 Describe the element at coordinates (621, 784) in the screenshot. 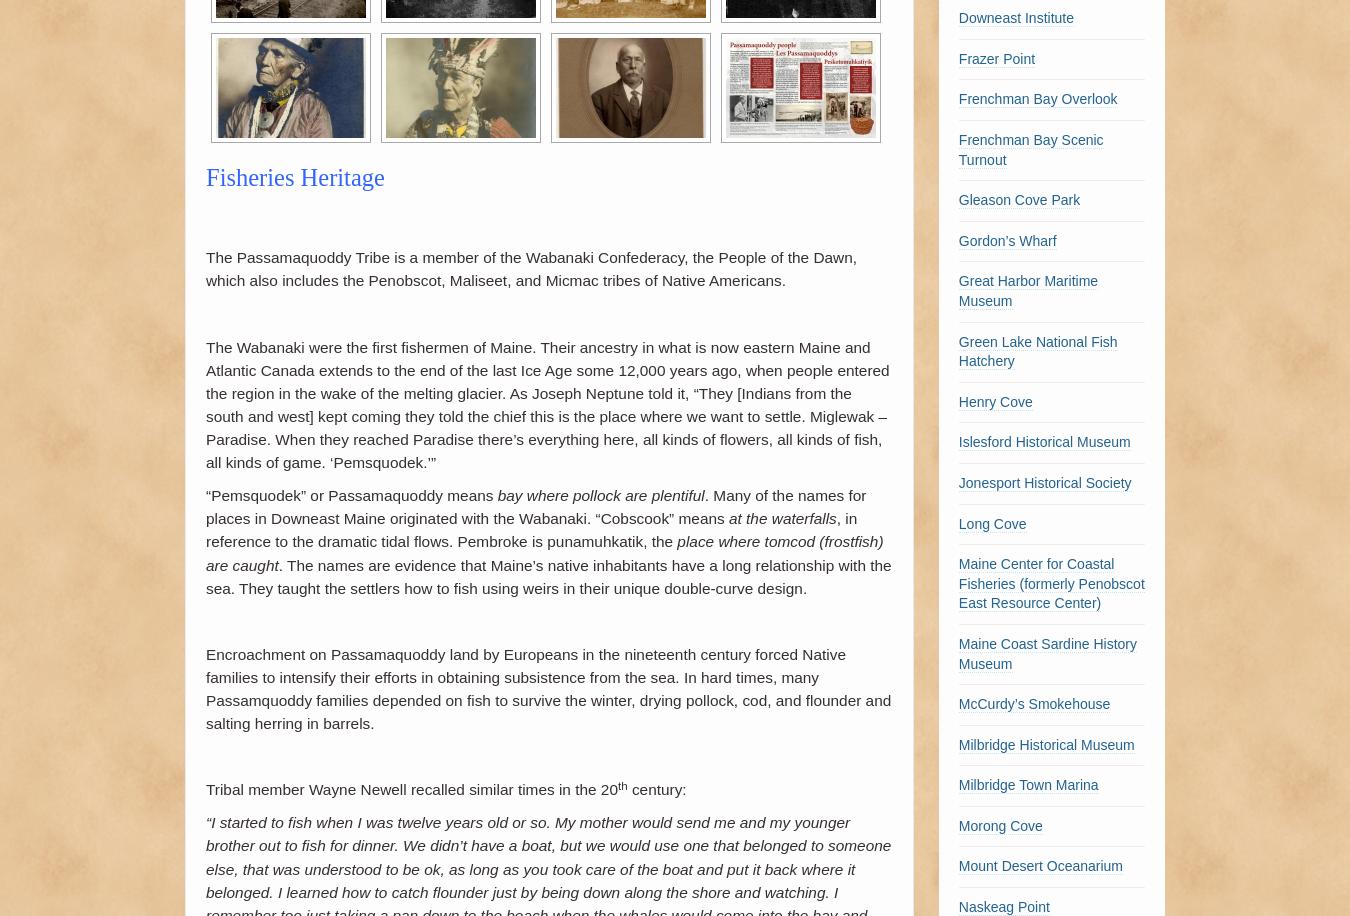

I see `'th'` at that location.